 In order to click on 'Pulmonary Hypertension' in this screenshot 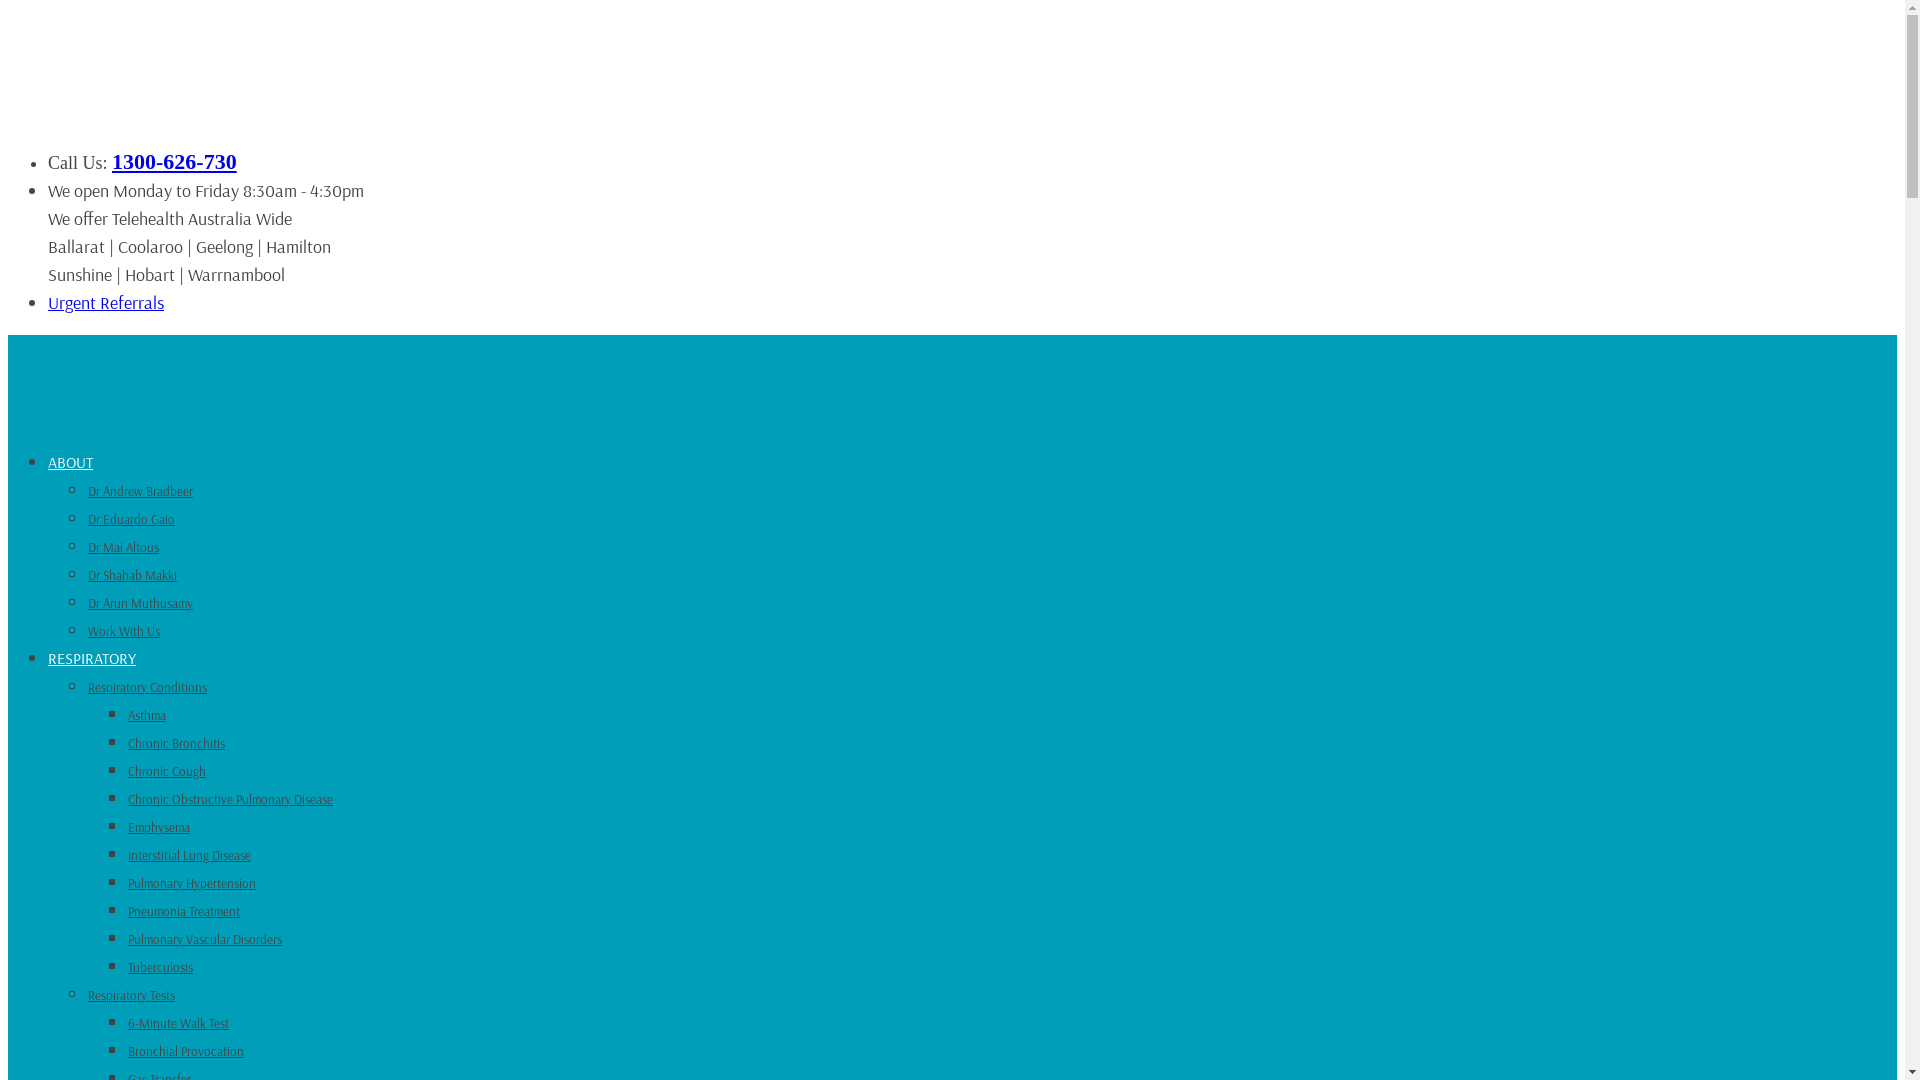, I will do `click(192, 882)`.